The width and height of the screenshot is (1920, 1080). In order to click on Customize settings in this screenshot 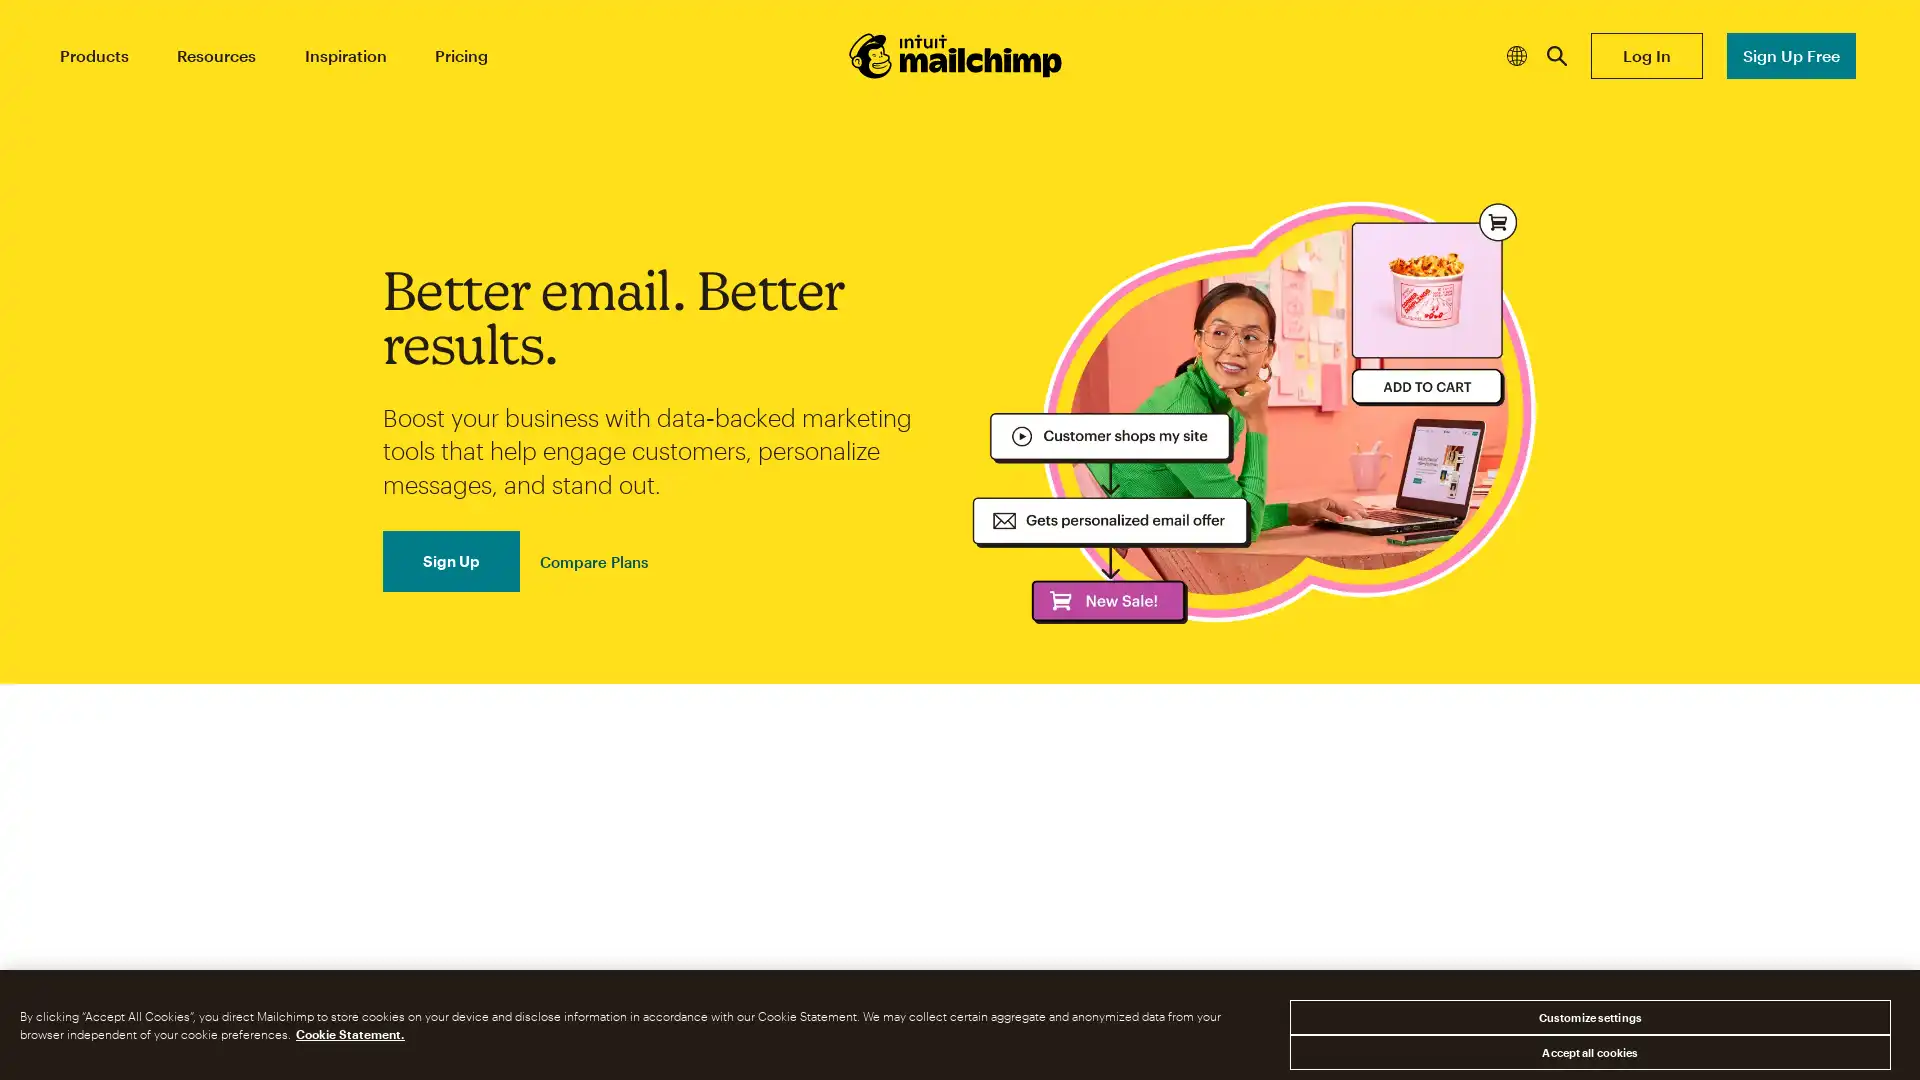, I will do `click(1588, 1017)`.